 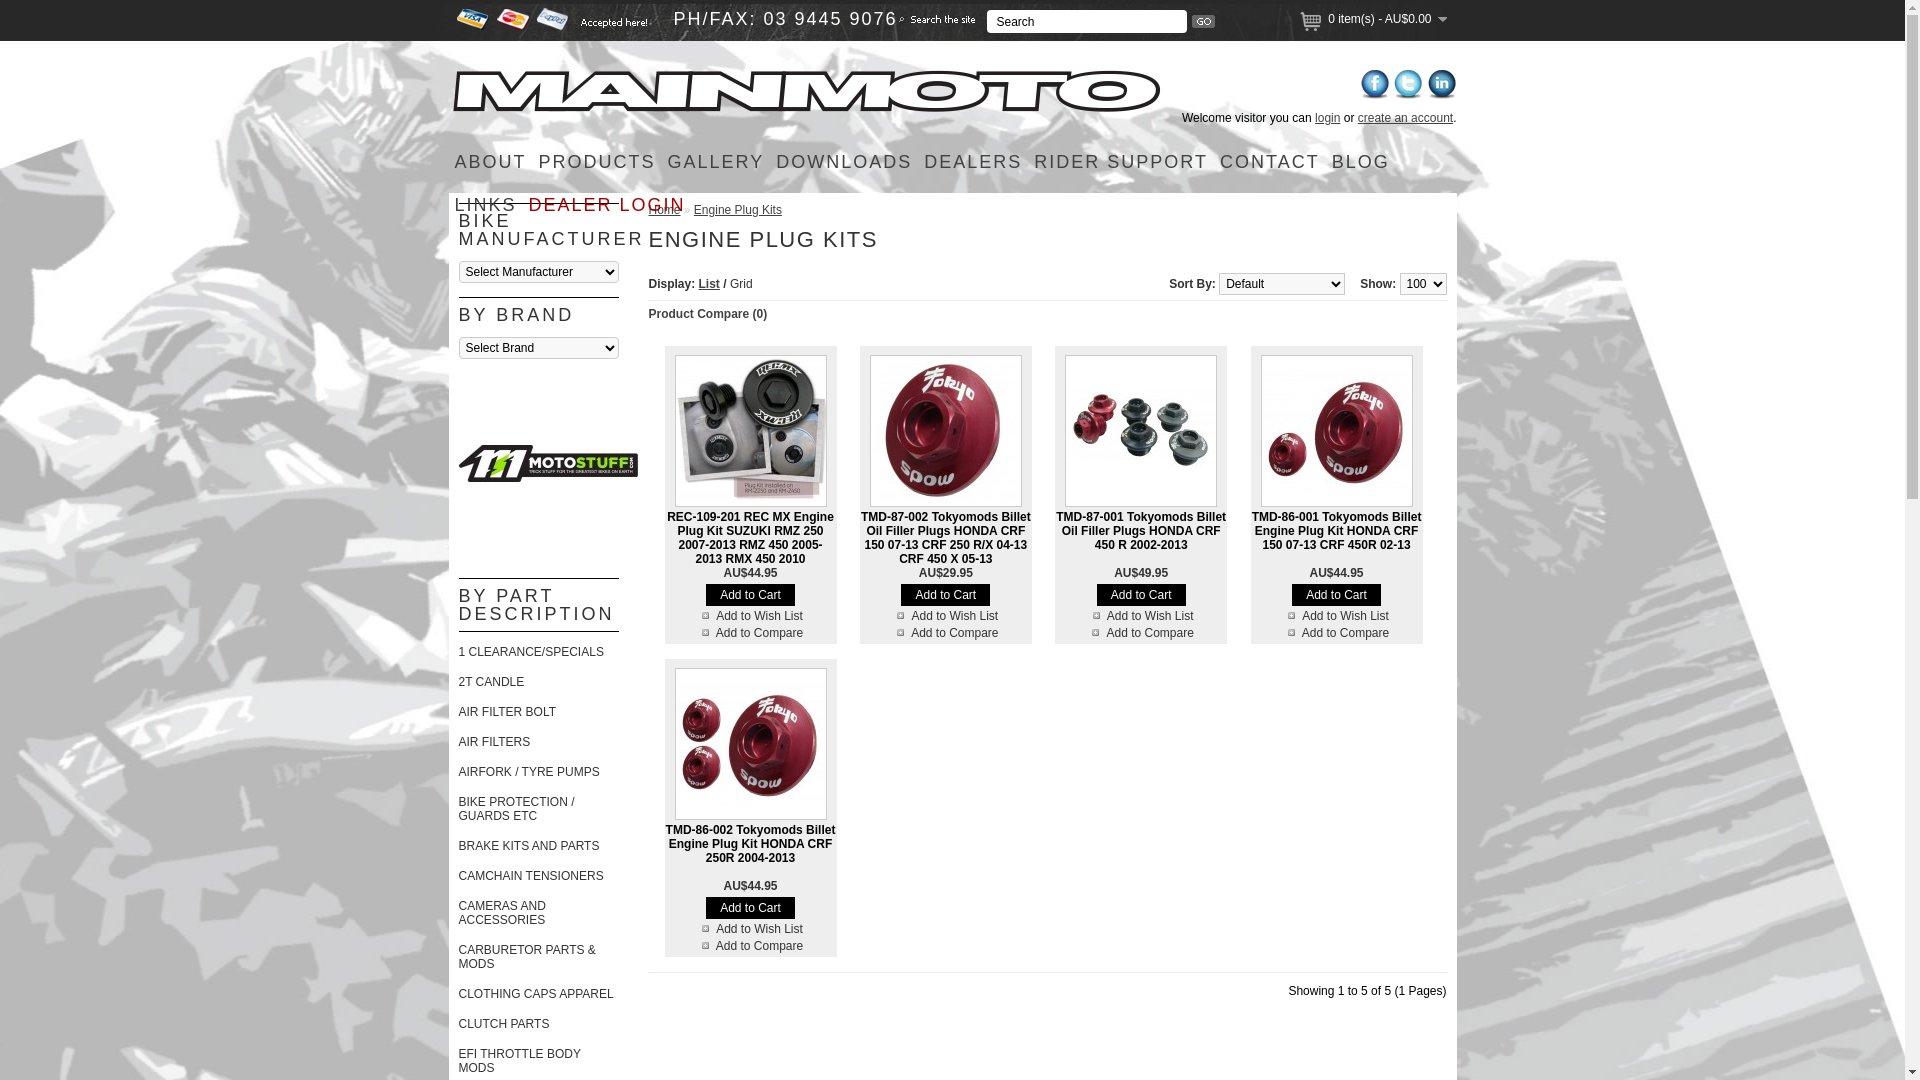 What do you see at coordinates (944, 593) in the screenshot?
I see `'Add to Cart'` at bounding box center [944, 593].